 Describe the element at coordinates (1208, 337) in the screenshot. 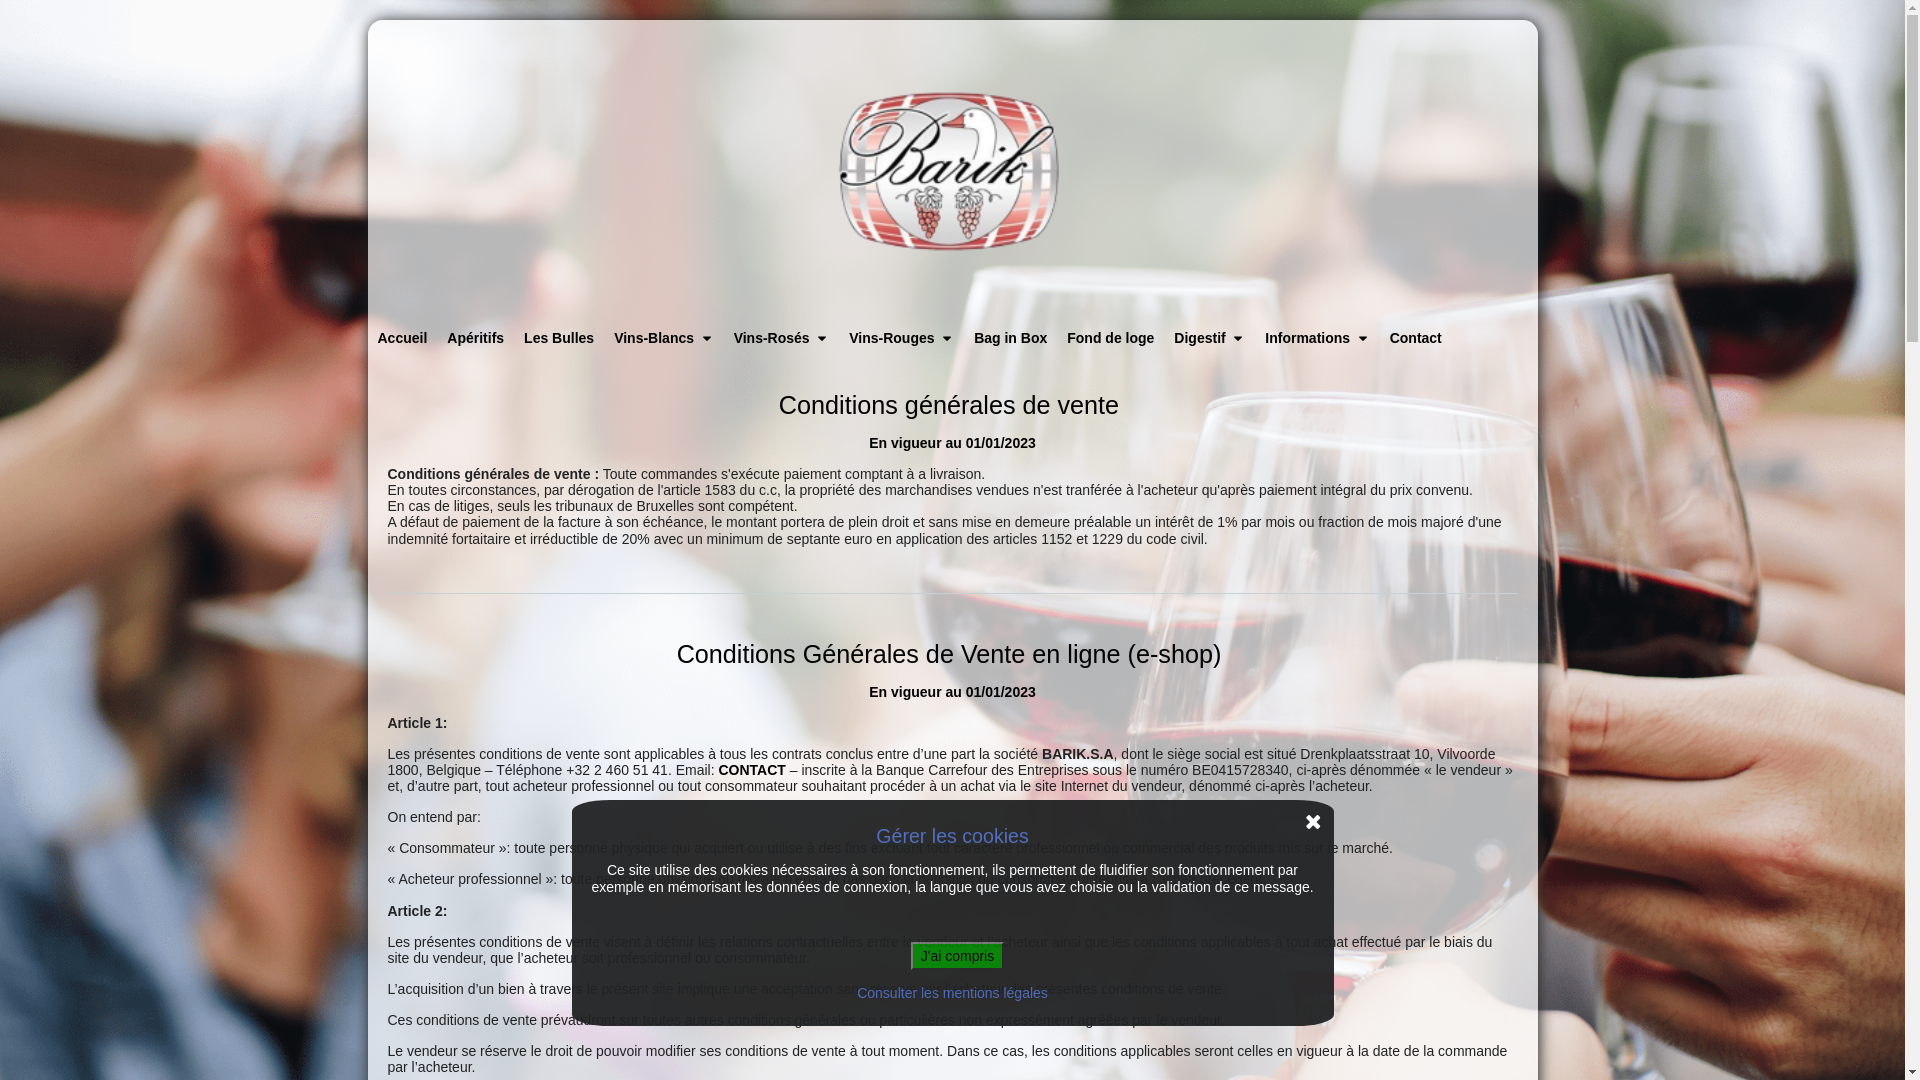

I see `'Digestif'` at that location.